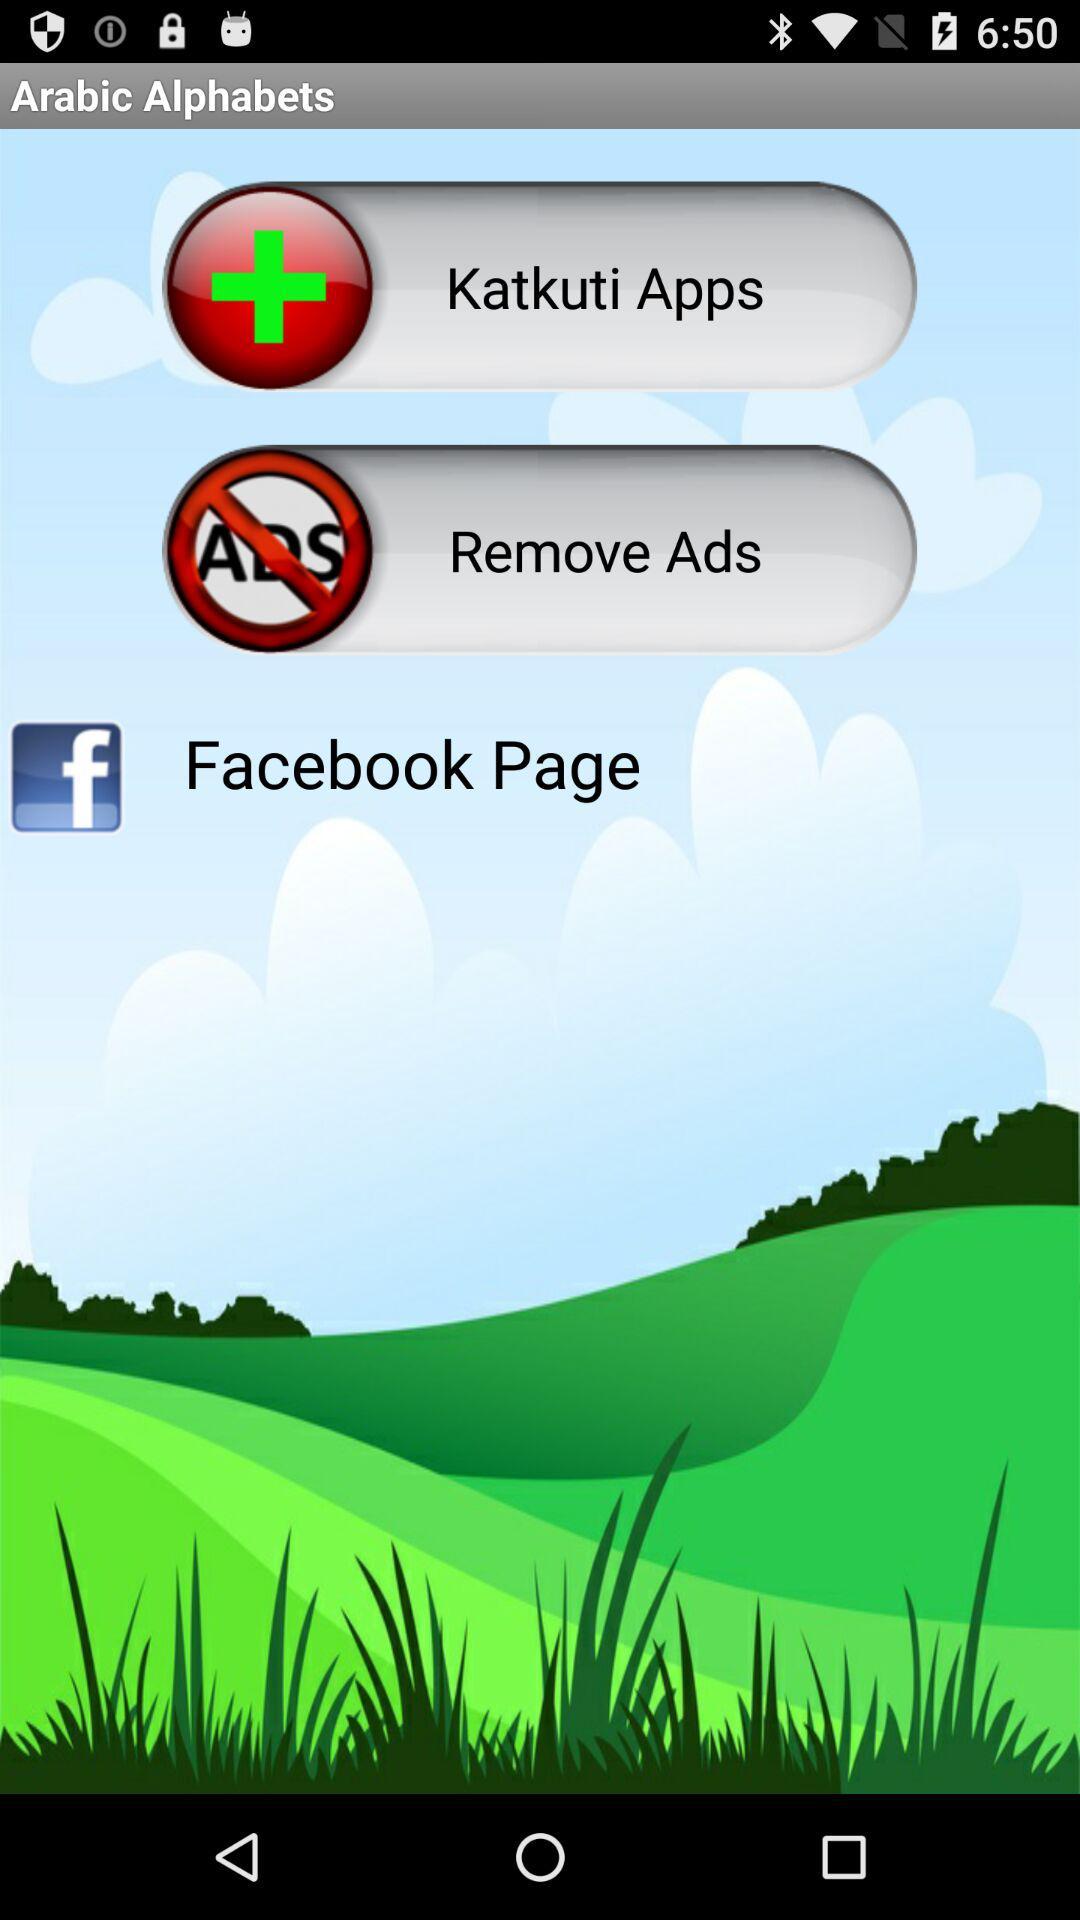 The height and width of the screenshot is (1920, 1080). What do you see at coordinates (64, 839) in the screenshot?
I see `the facebook icon` at bounding box center [64, 839].